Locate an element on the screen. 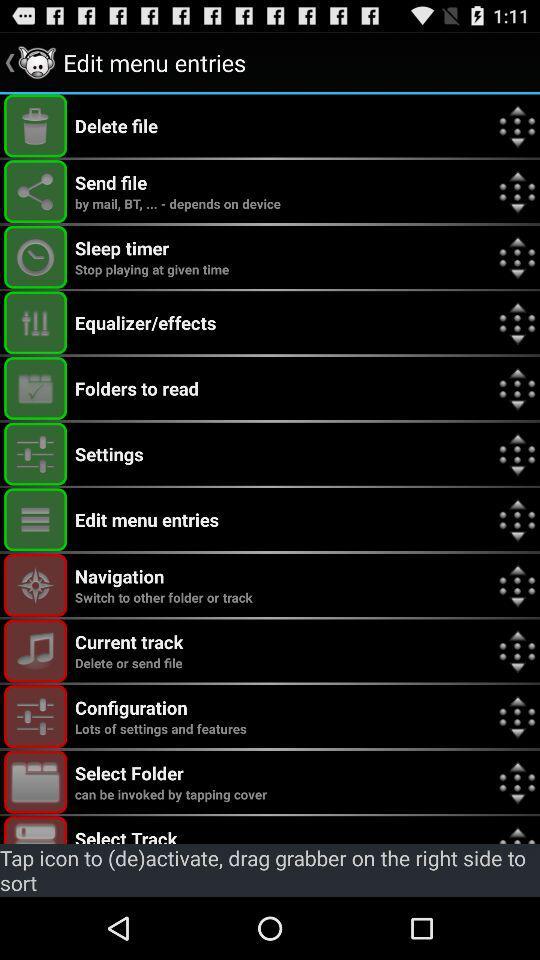 This screenshot has width=540, height=960. option to open is located at coordinates (35, 387).